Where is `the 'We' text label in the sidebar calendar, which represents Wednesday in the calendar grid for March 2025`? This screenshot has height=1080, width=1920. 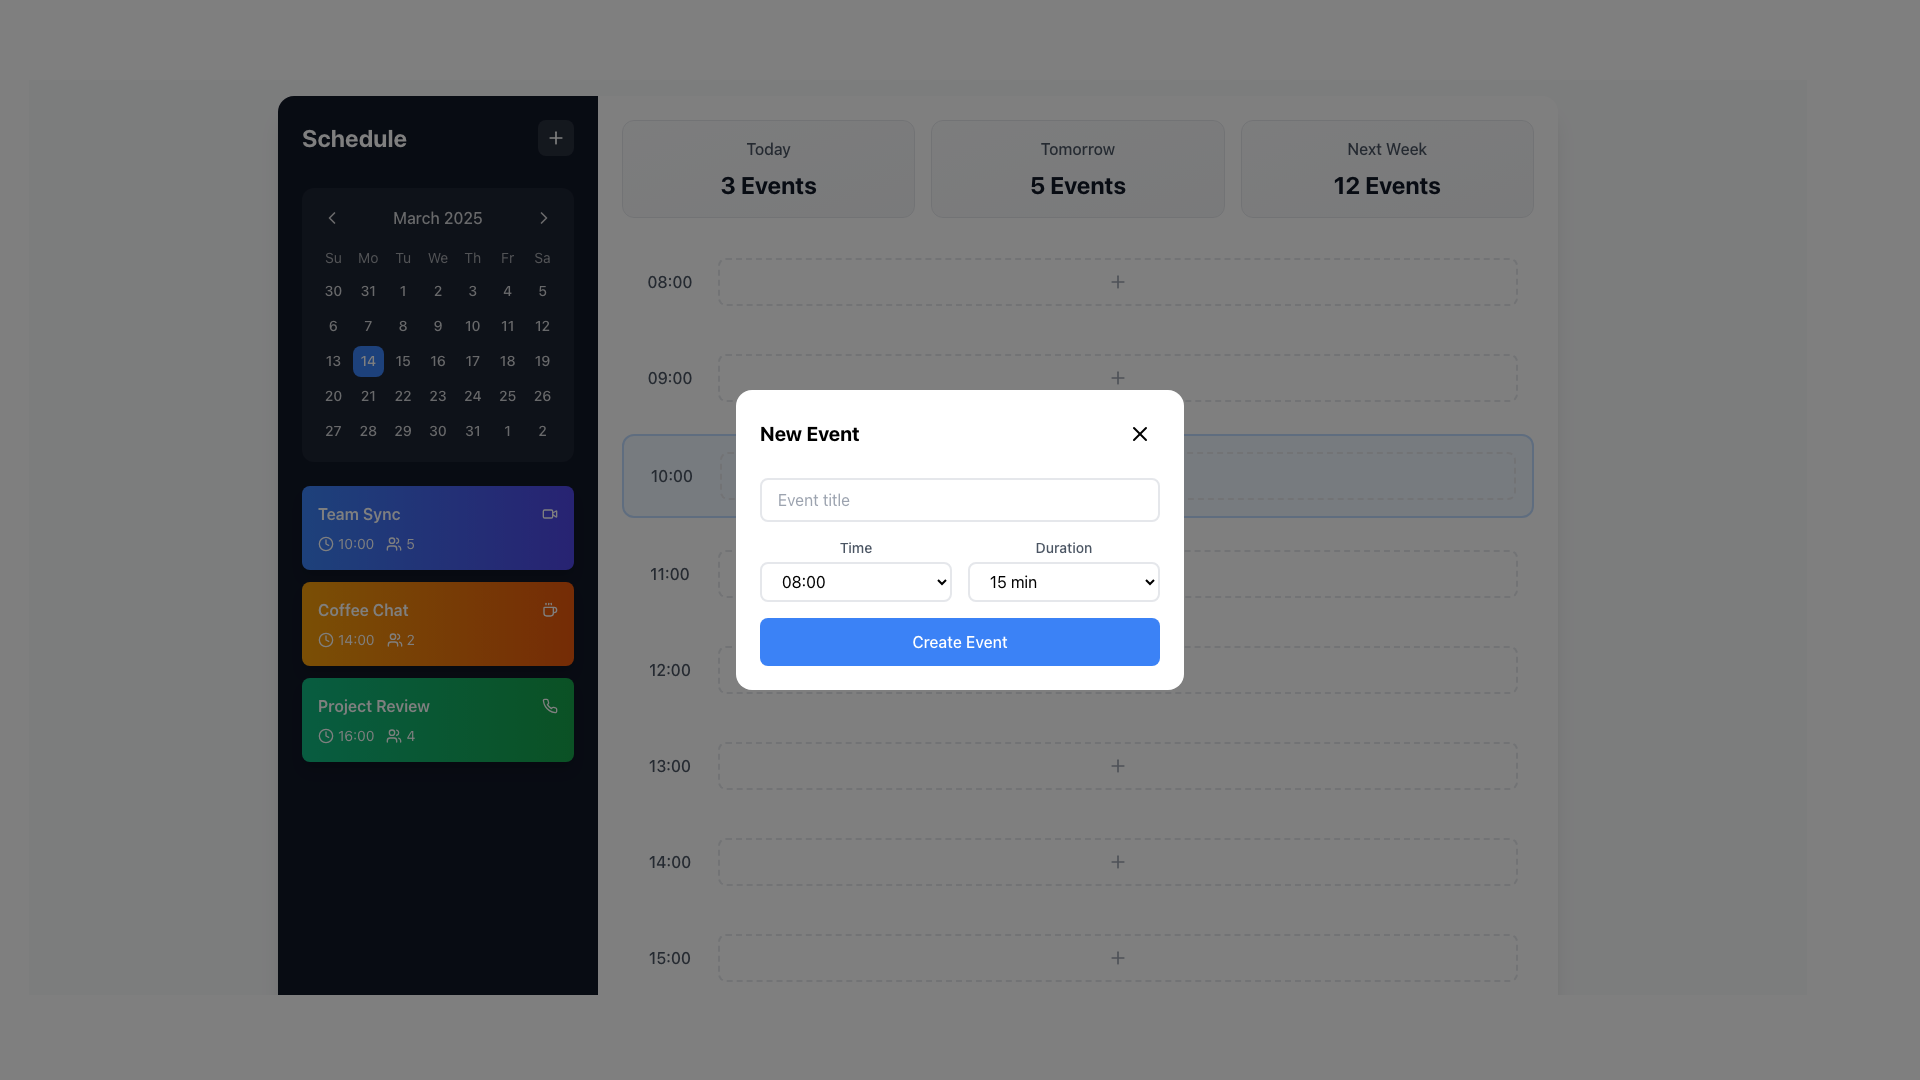 the 'We' text label in the sidebar calendar, which represents Wednesday in the calendar grid for March 2025 is located at coordinates (436, 257).